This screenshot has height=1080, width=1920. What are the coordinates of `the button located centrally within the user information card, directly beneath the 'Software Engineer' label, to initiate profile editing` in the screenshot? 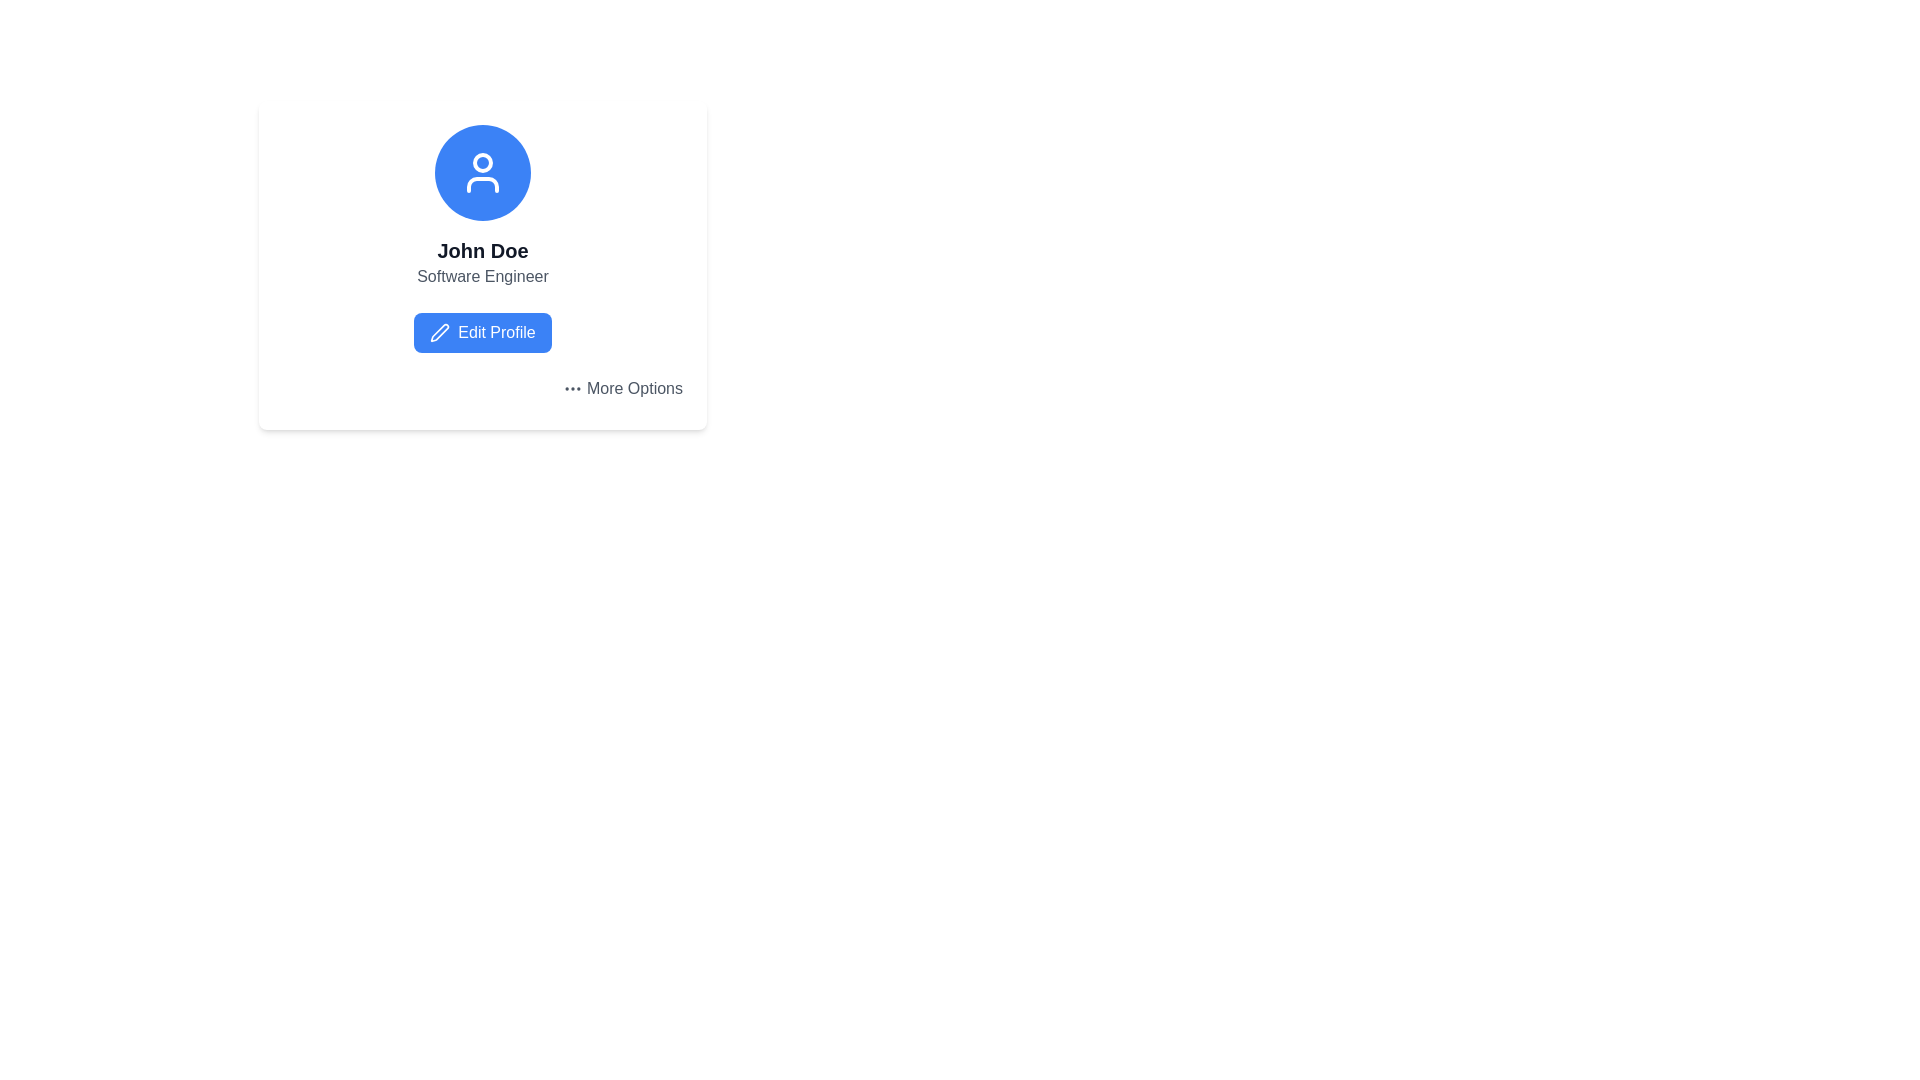 It's located at (483, 331).